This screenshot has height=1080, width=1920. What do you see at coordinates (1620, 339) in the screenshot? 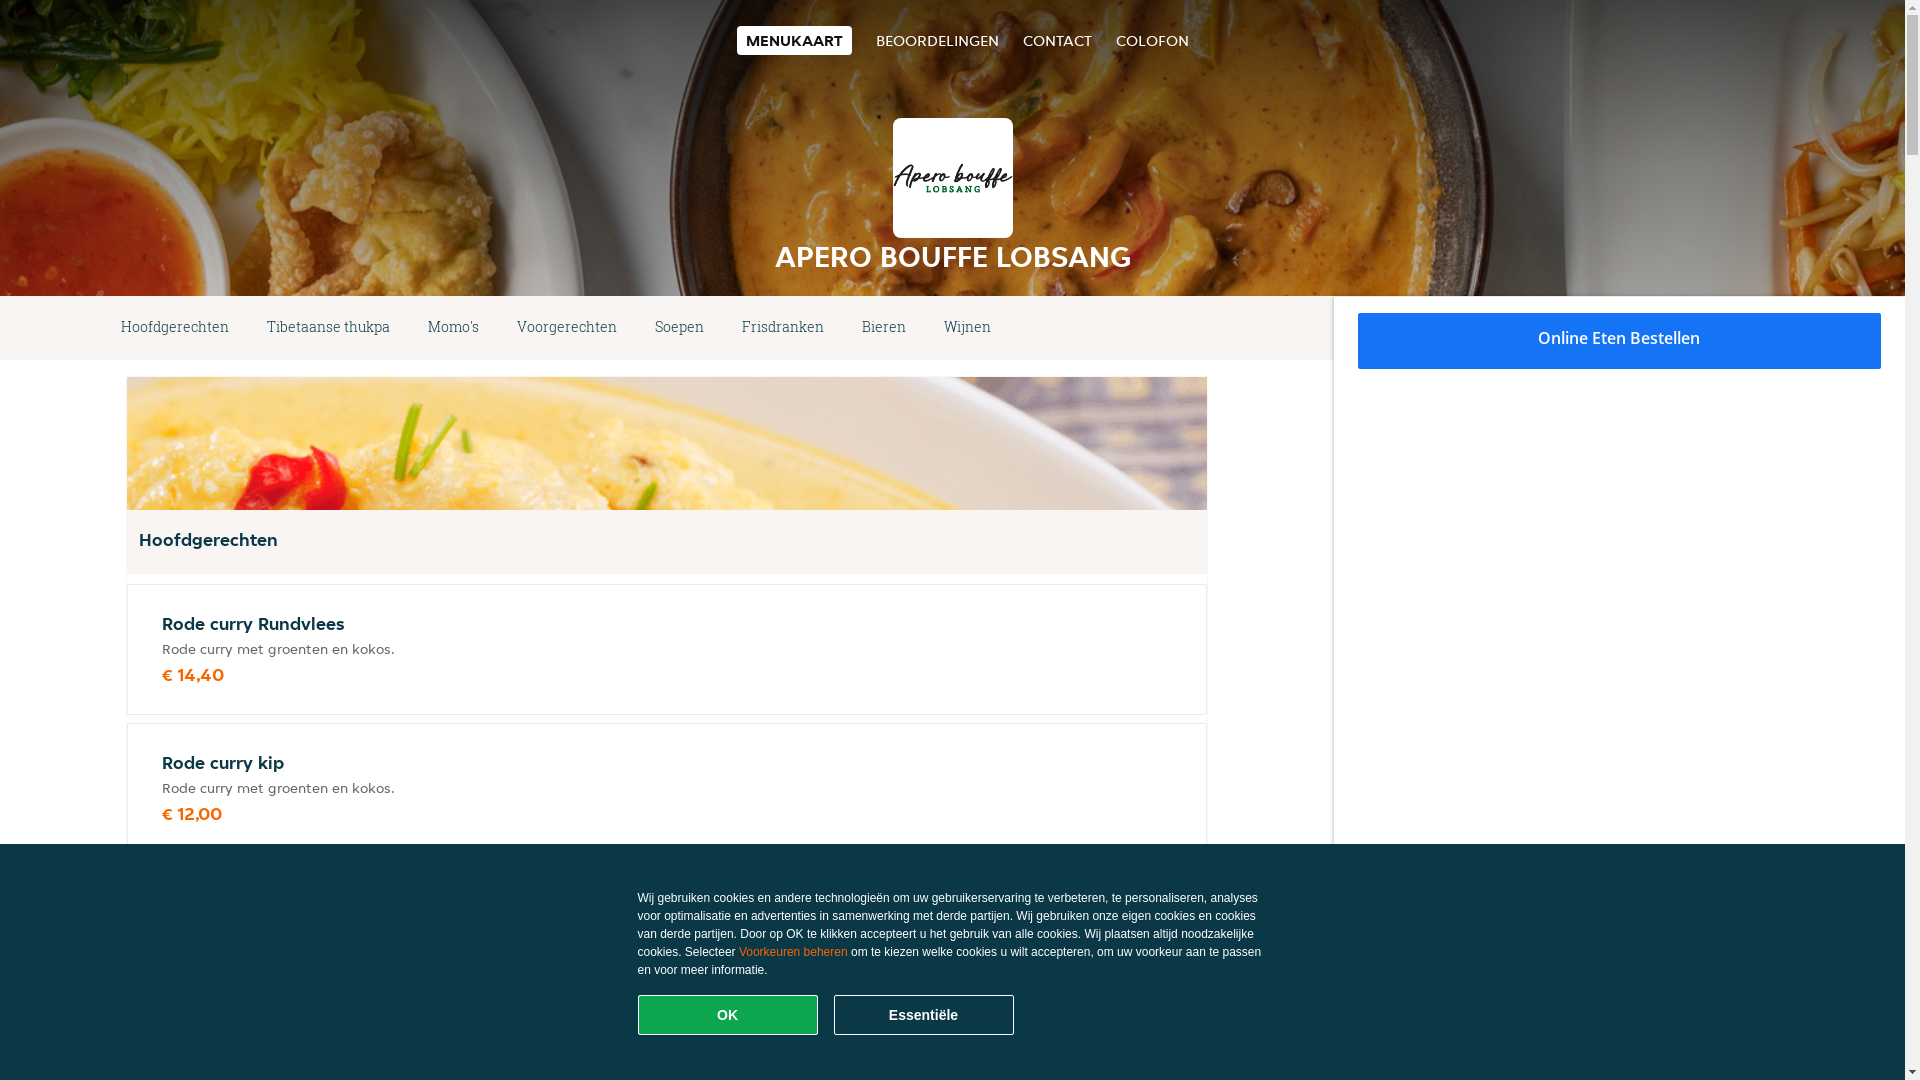
I see `'Online Eten Bestellen'` at bounding box center [1620, 339].